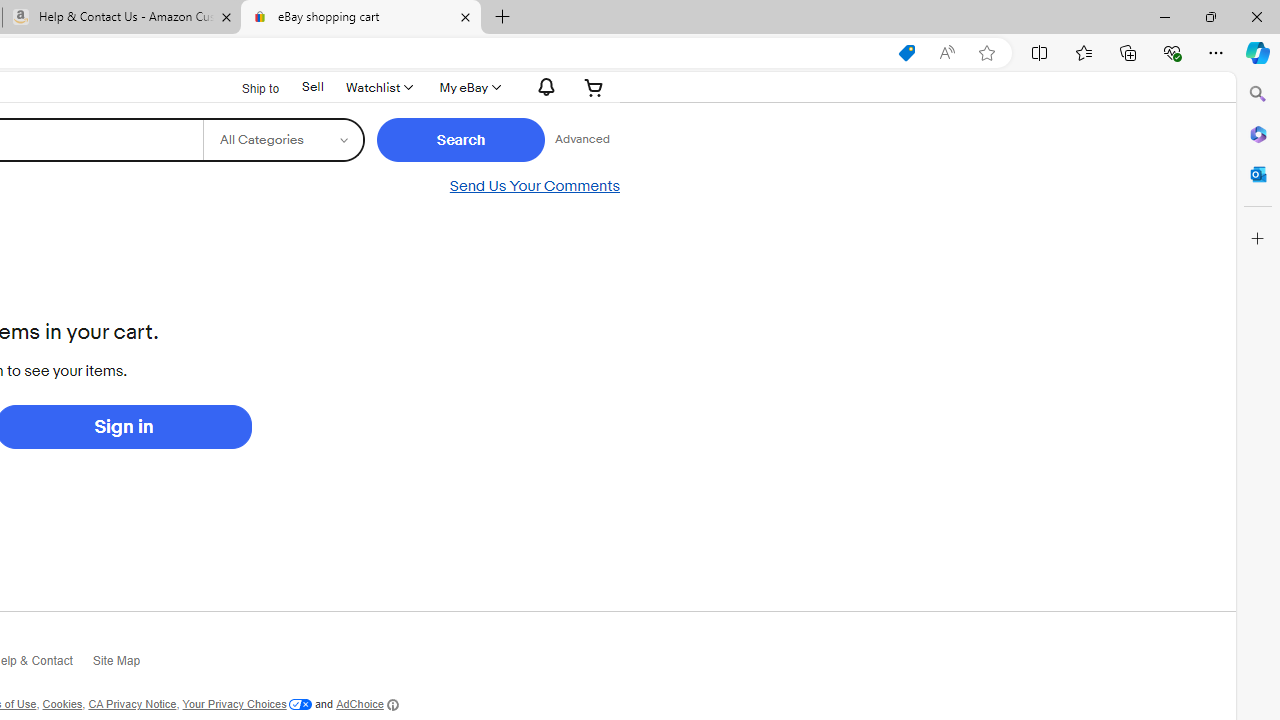 The image size is (1280, 720). I want to click on 'WatchlistExpand Watch List', so click(378, 86).